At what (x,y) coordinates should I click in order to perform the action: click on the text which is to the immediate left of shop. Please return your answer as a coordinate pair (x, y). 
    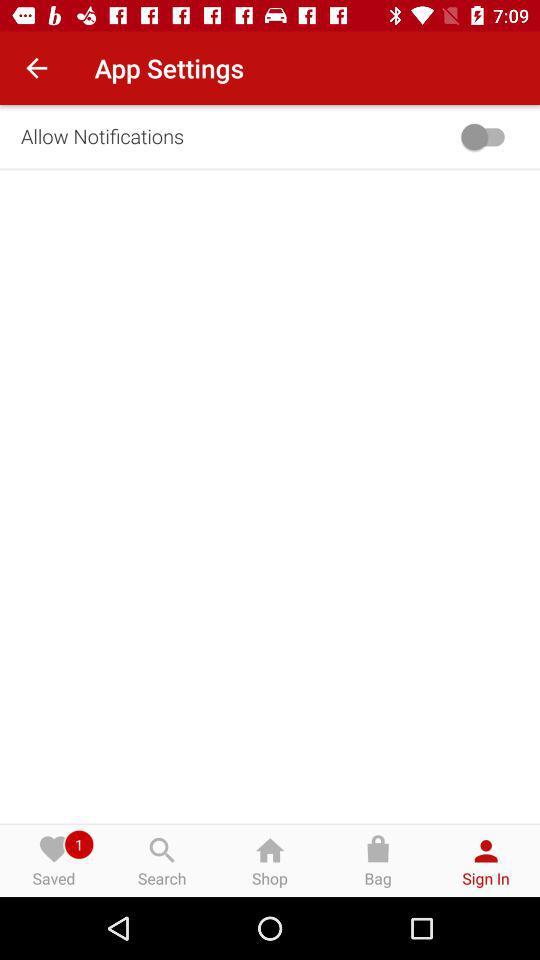
    Looking at the image, I should click on (161, 860).